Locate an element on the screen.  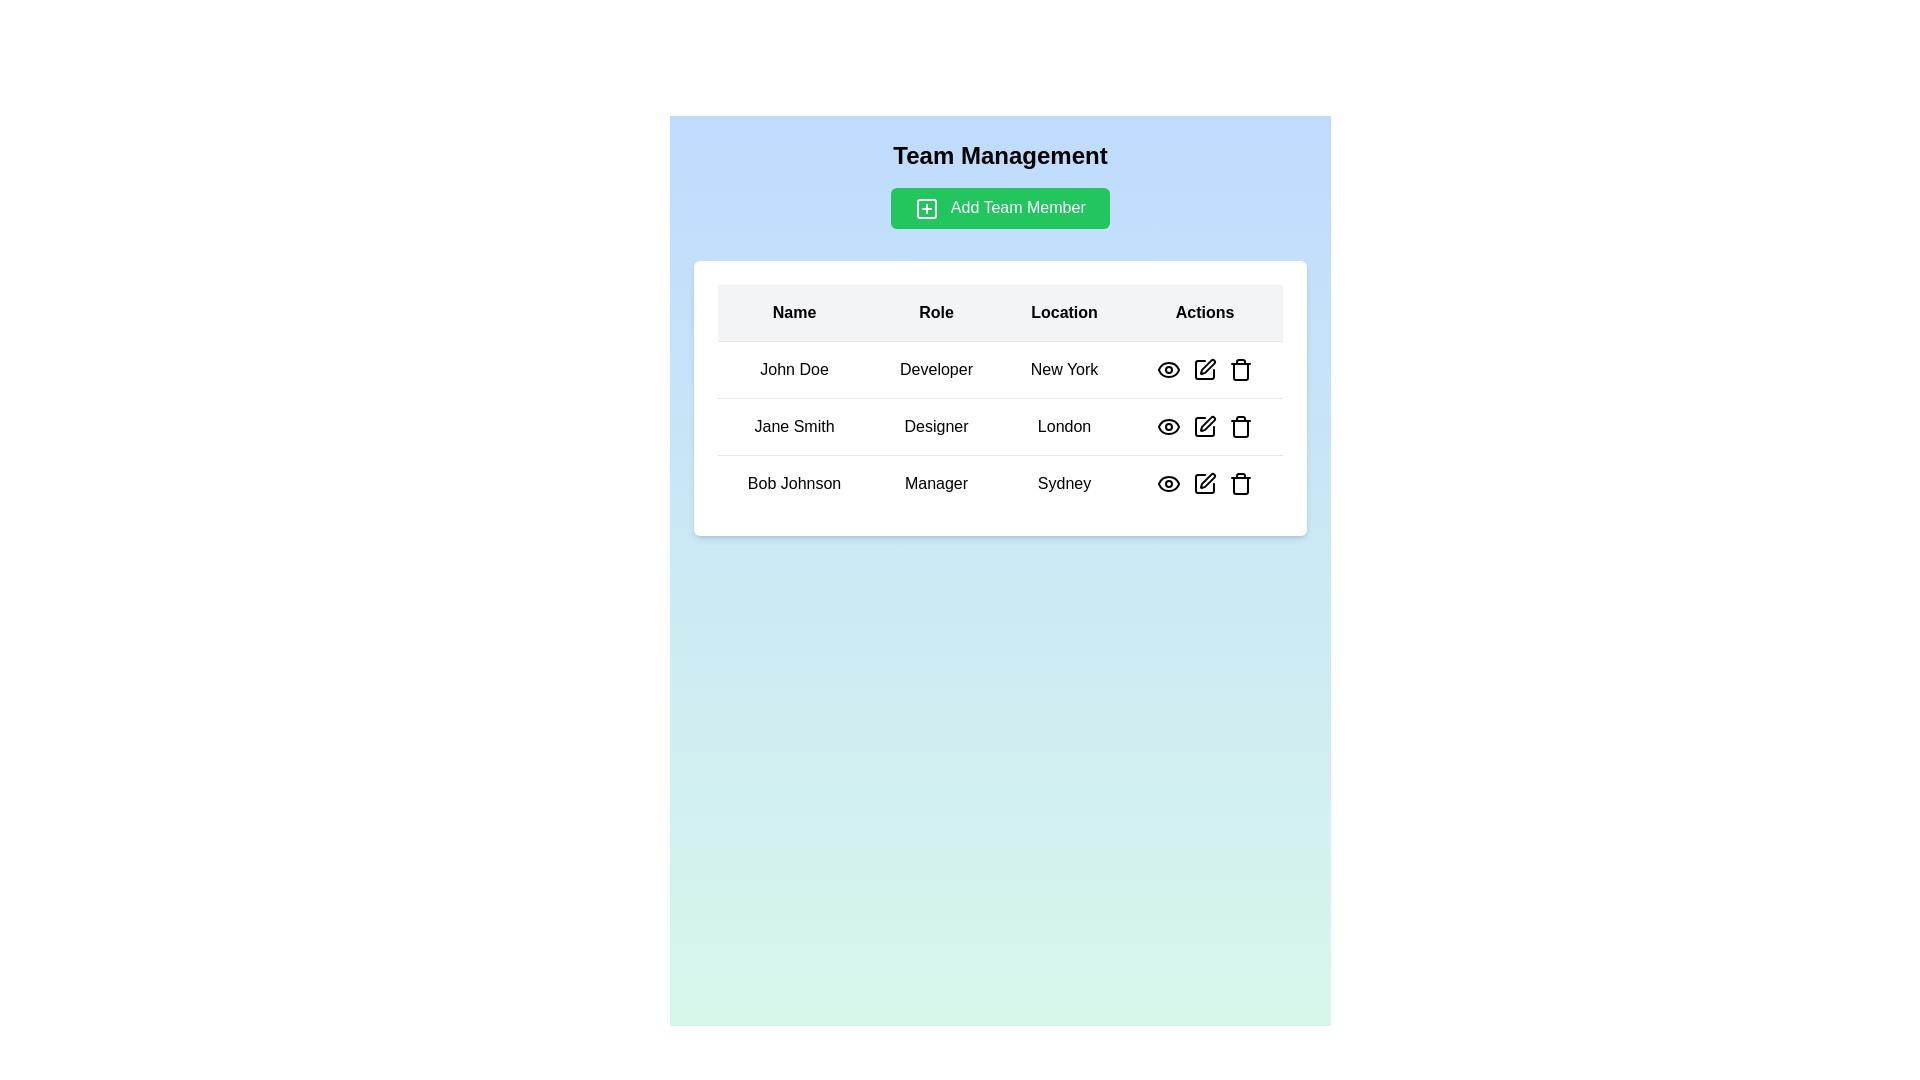
the text label displaying the name 'Bob Johnson' located in the 'Name' column of the third row of the table is located at coordinates (793, 483).